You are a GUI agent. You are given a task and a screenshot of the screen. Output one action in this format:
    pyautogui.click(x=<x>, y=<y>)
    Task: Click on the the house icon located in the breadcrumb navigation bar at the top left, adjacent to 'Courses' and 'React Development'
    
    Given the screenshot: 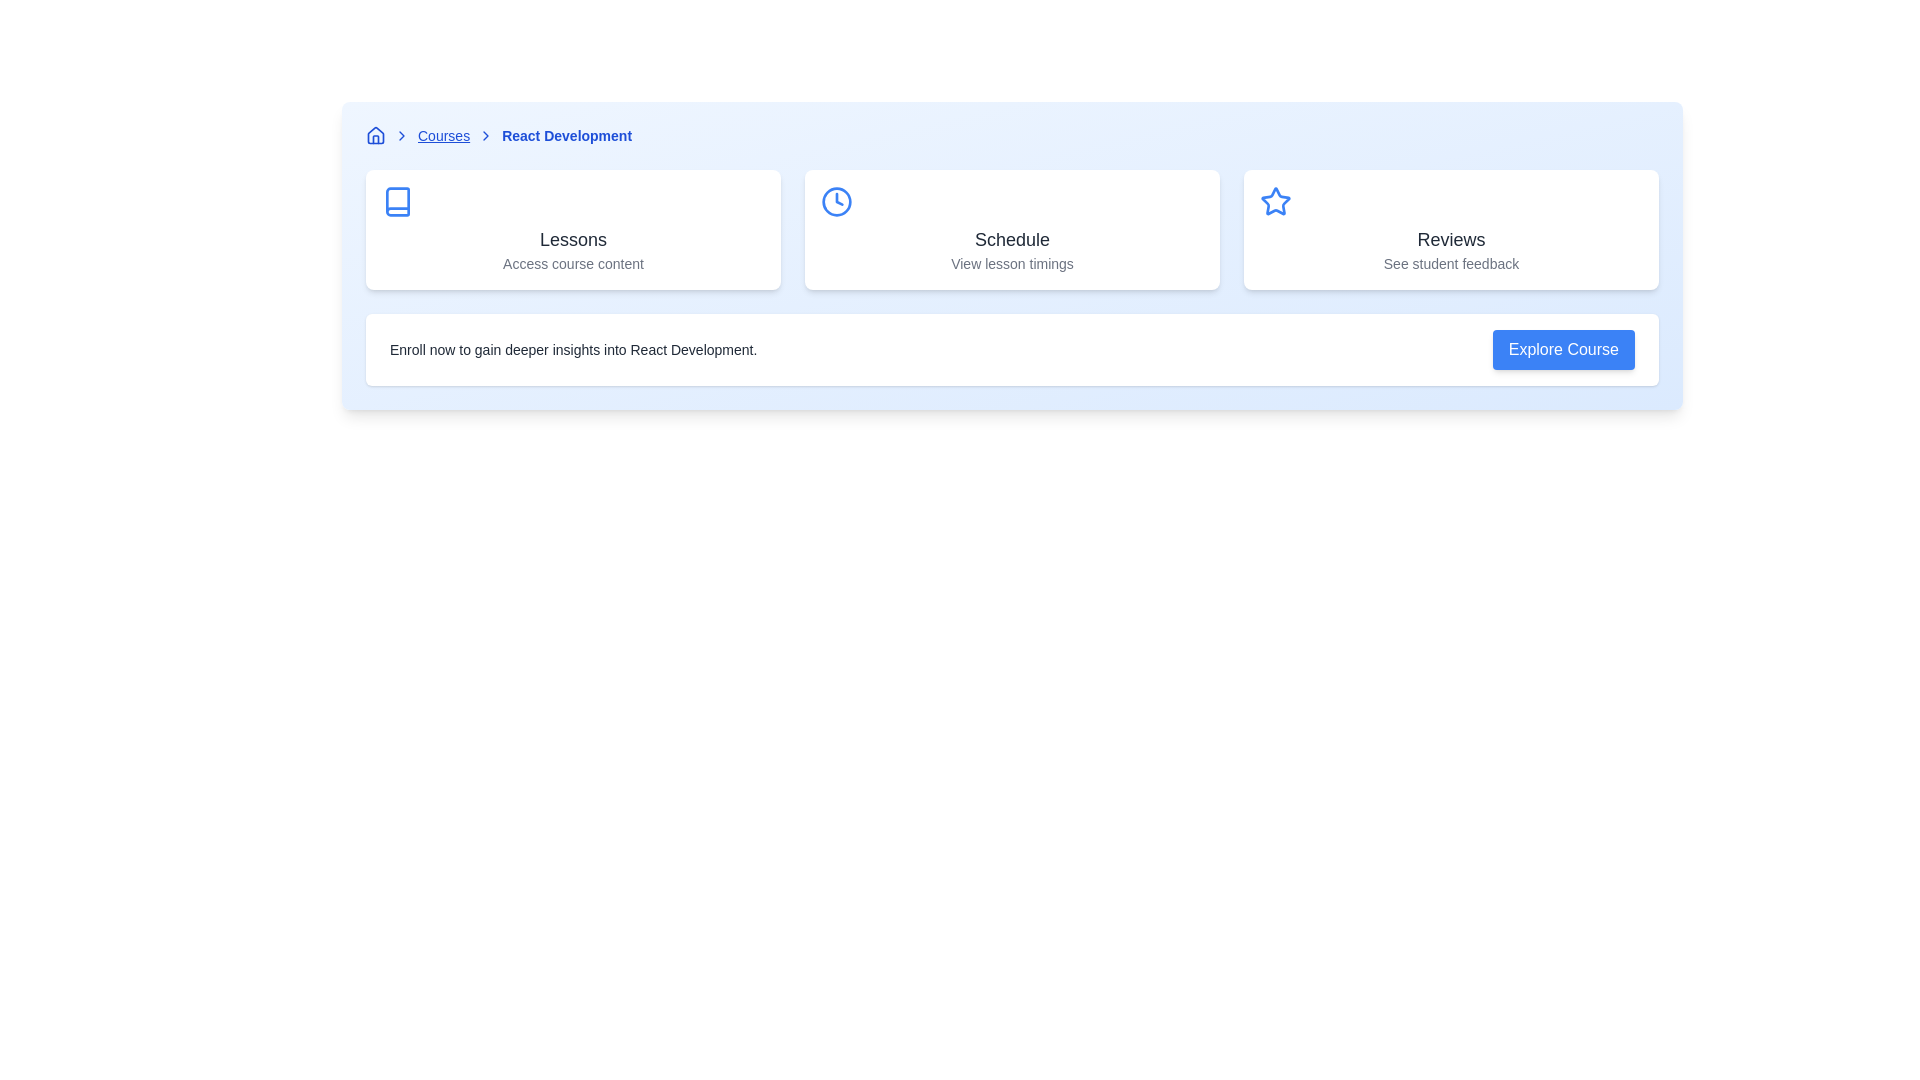 What is the action you would take?
    pyautogui.click(x=375, y=135)
    